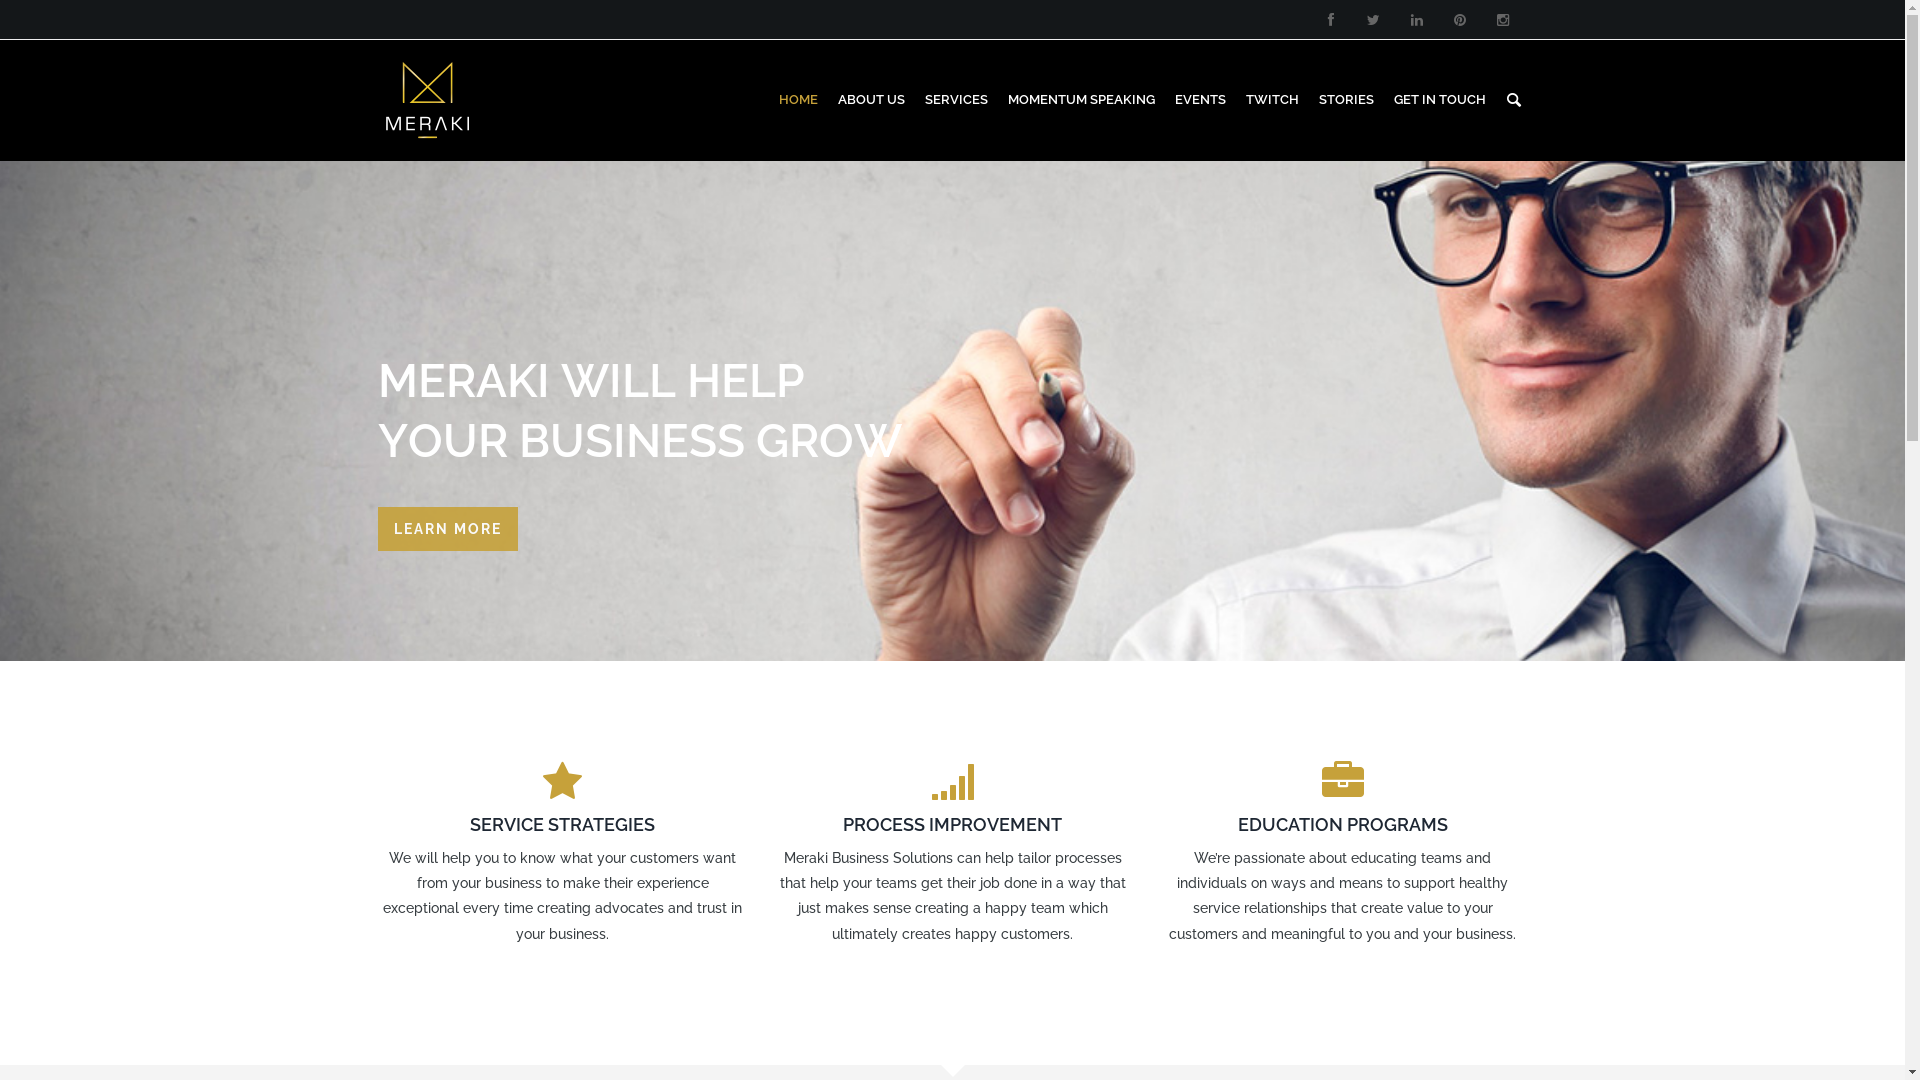 This screenshot has height=1080, width=1920. What do you see at coordinates (1502, 19) in the screenshot?
I see `'instagram'` at bounding box center [1502, 19].